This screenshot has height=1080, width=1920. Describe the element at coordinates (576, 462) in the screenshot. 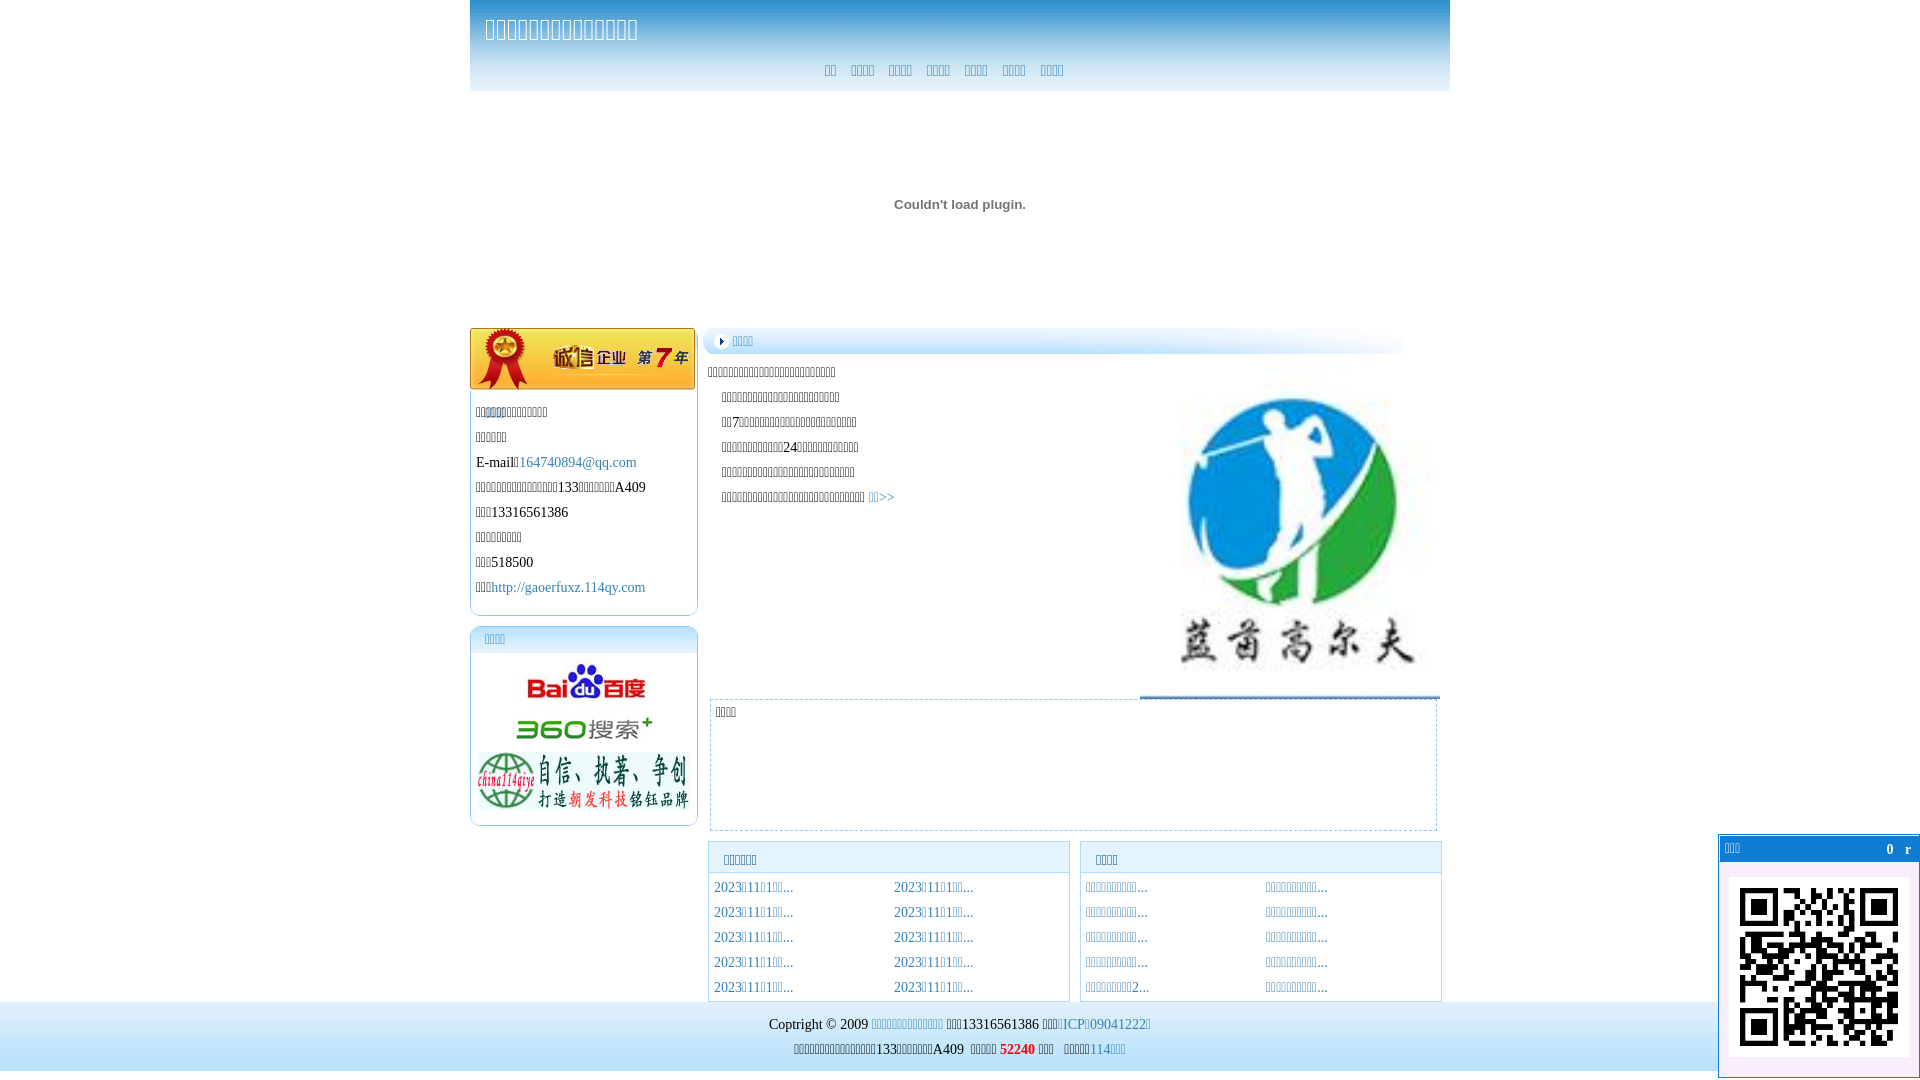

I see `'164740894@qq.com'` at that location.